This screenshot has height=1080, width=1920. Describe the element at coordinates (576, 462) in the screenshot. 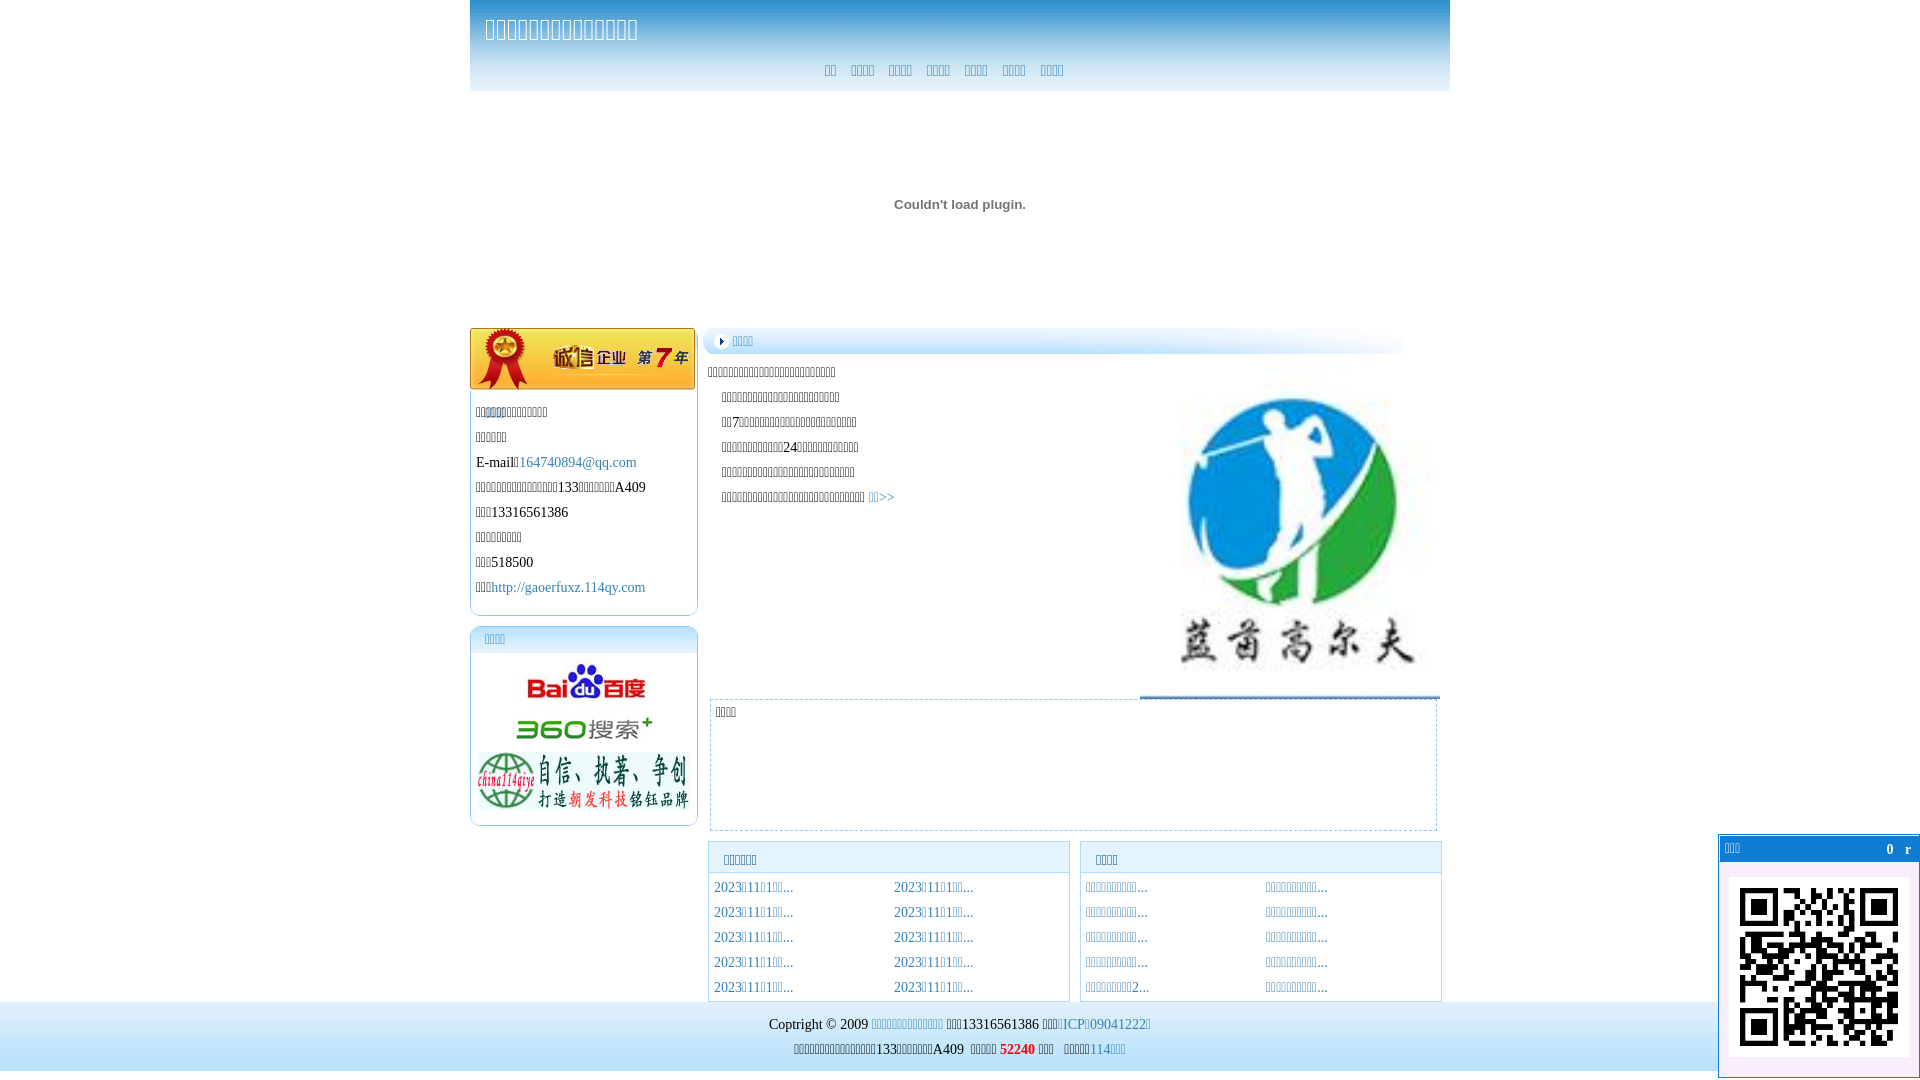

I see `'164740894@qq.com'` at that location.